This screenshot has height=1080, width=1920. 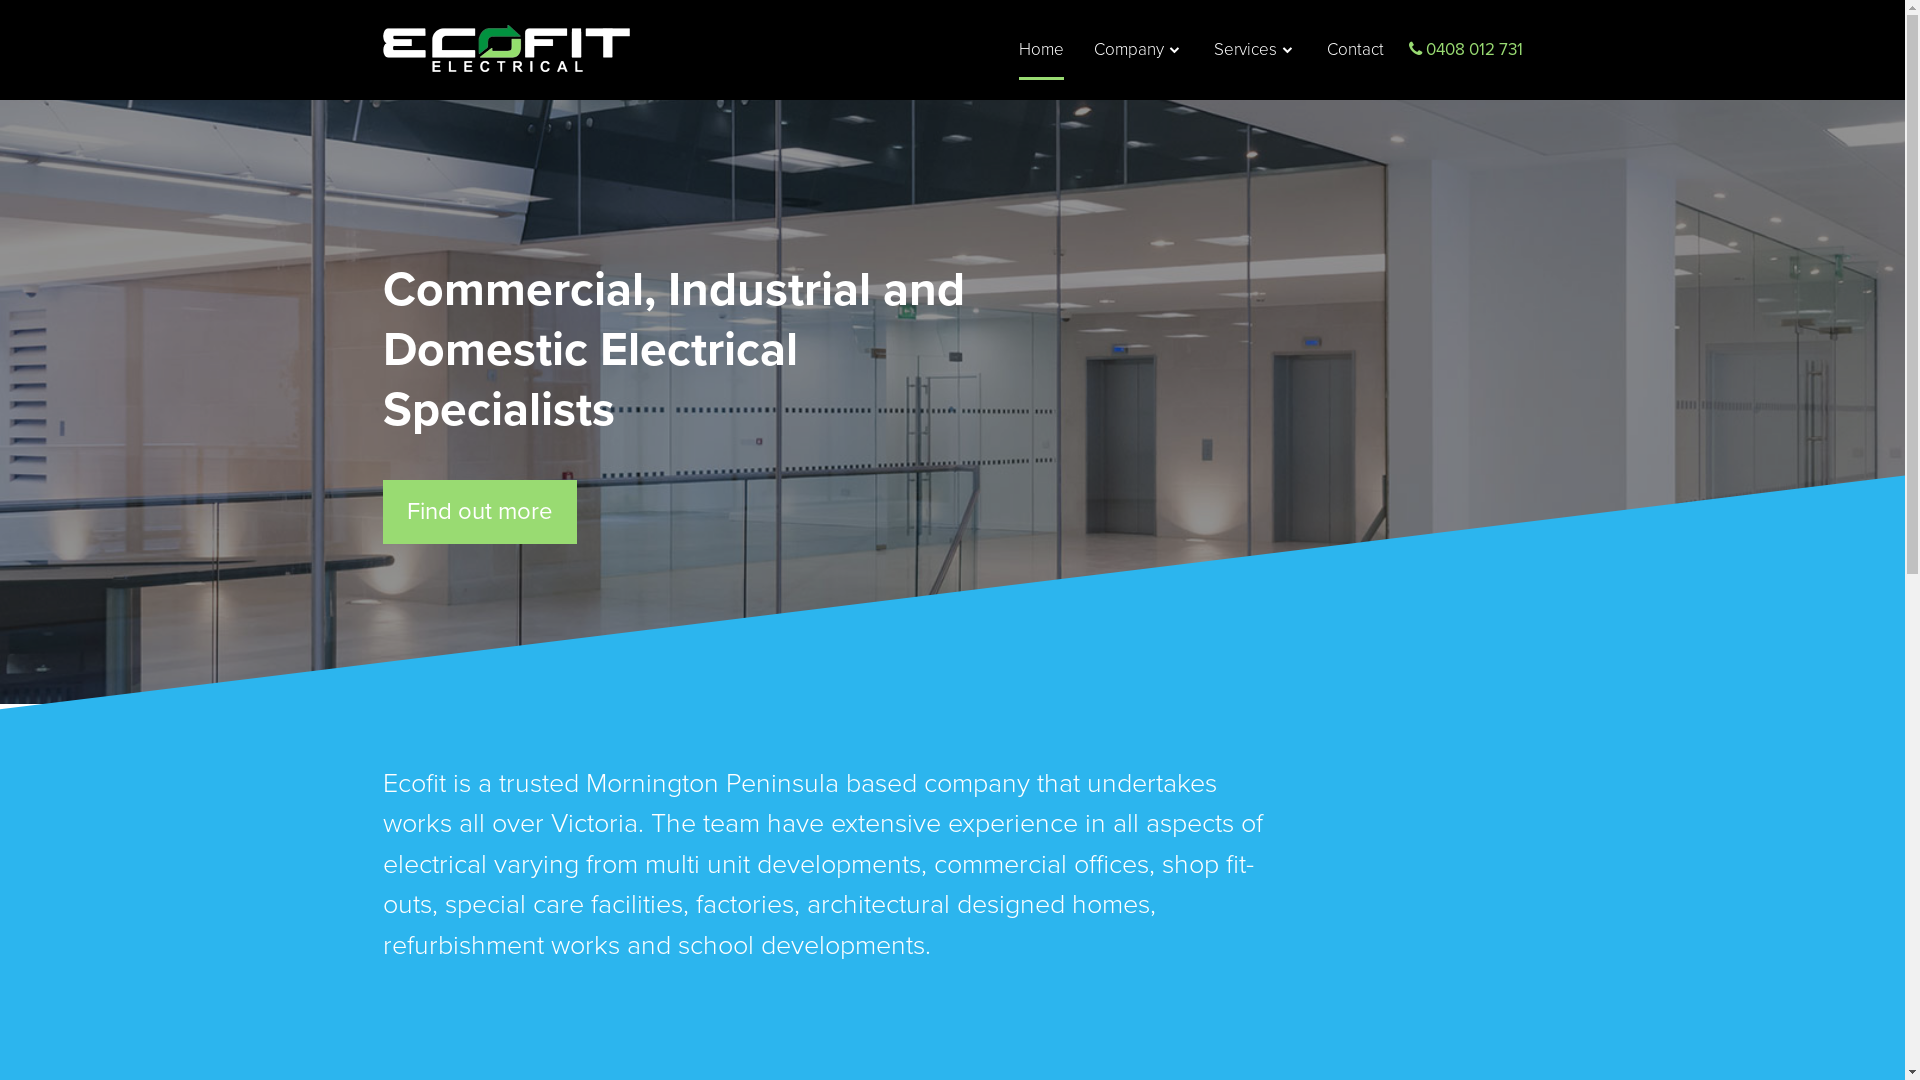 I want to click on 'Company', so click(x=1136, y=49).